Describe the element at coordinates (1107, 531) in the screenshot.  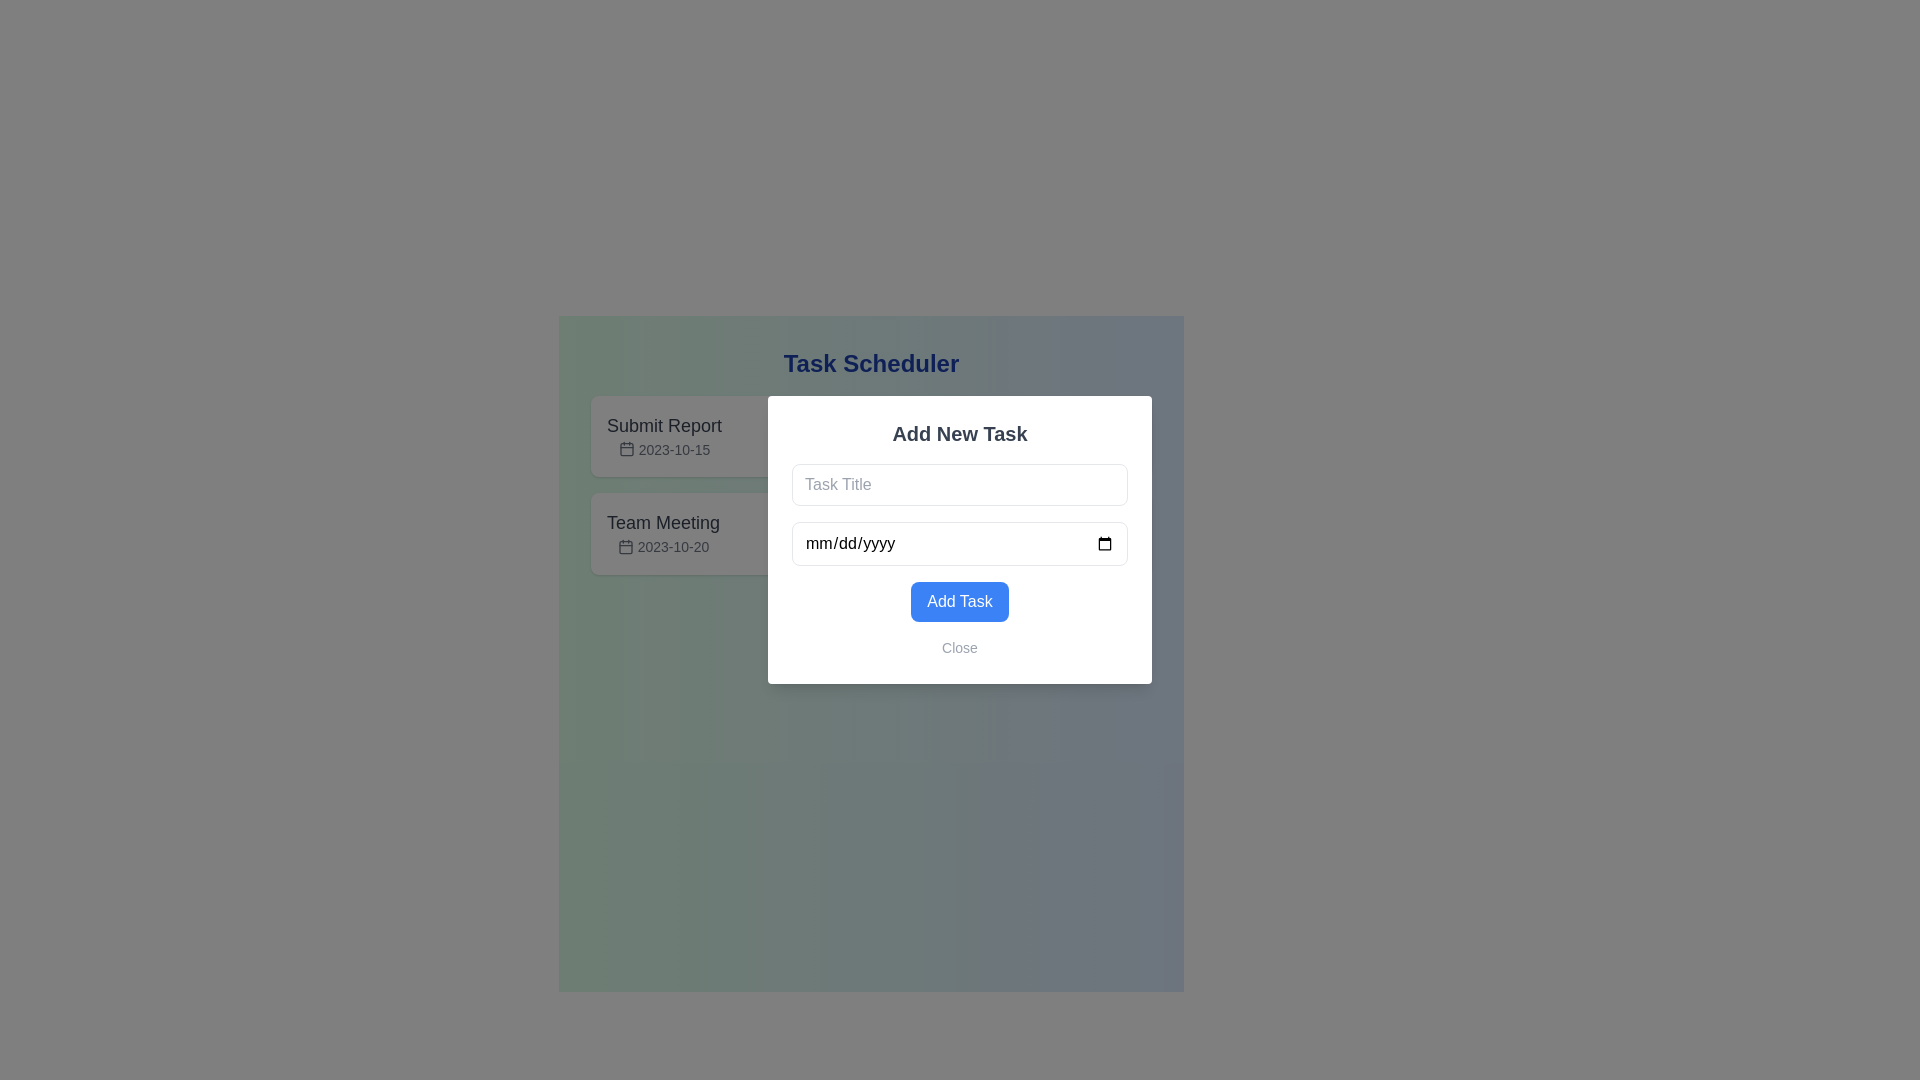
I see `the checkmark graphic located inside the icon on the right side of the 'mm/dd/yyyy' text input field within the 'Add New Task' modal dialog box` at that location.